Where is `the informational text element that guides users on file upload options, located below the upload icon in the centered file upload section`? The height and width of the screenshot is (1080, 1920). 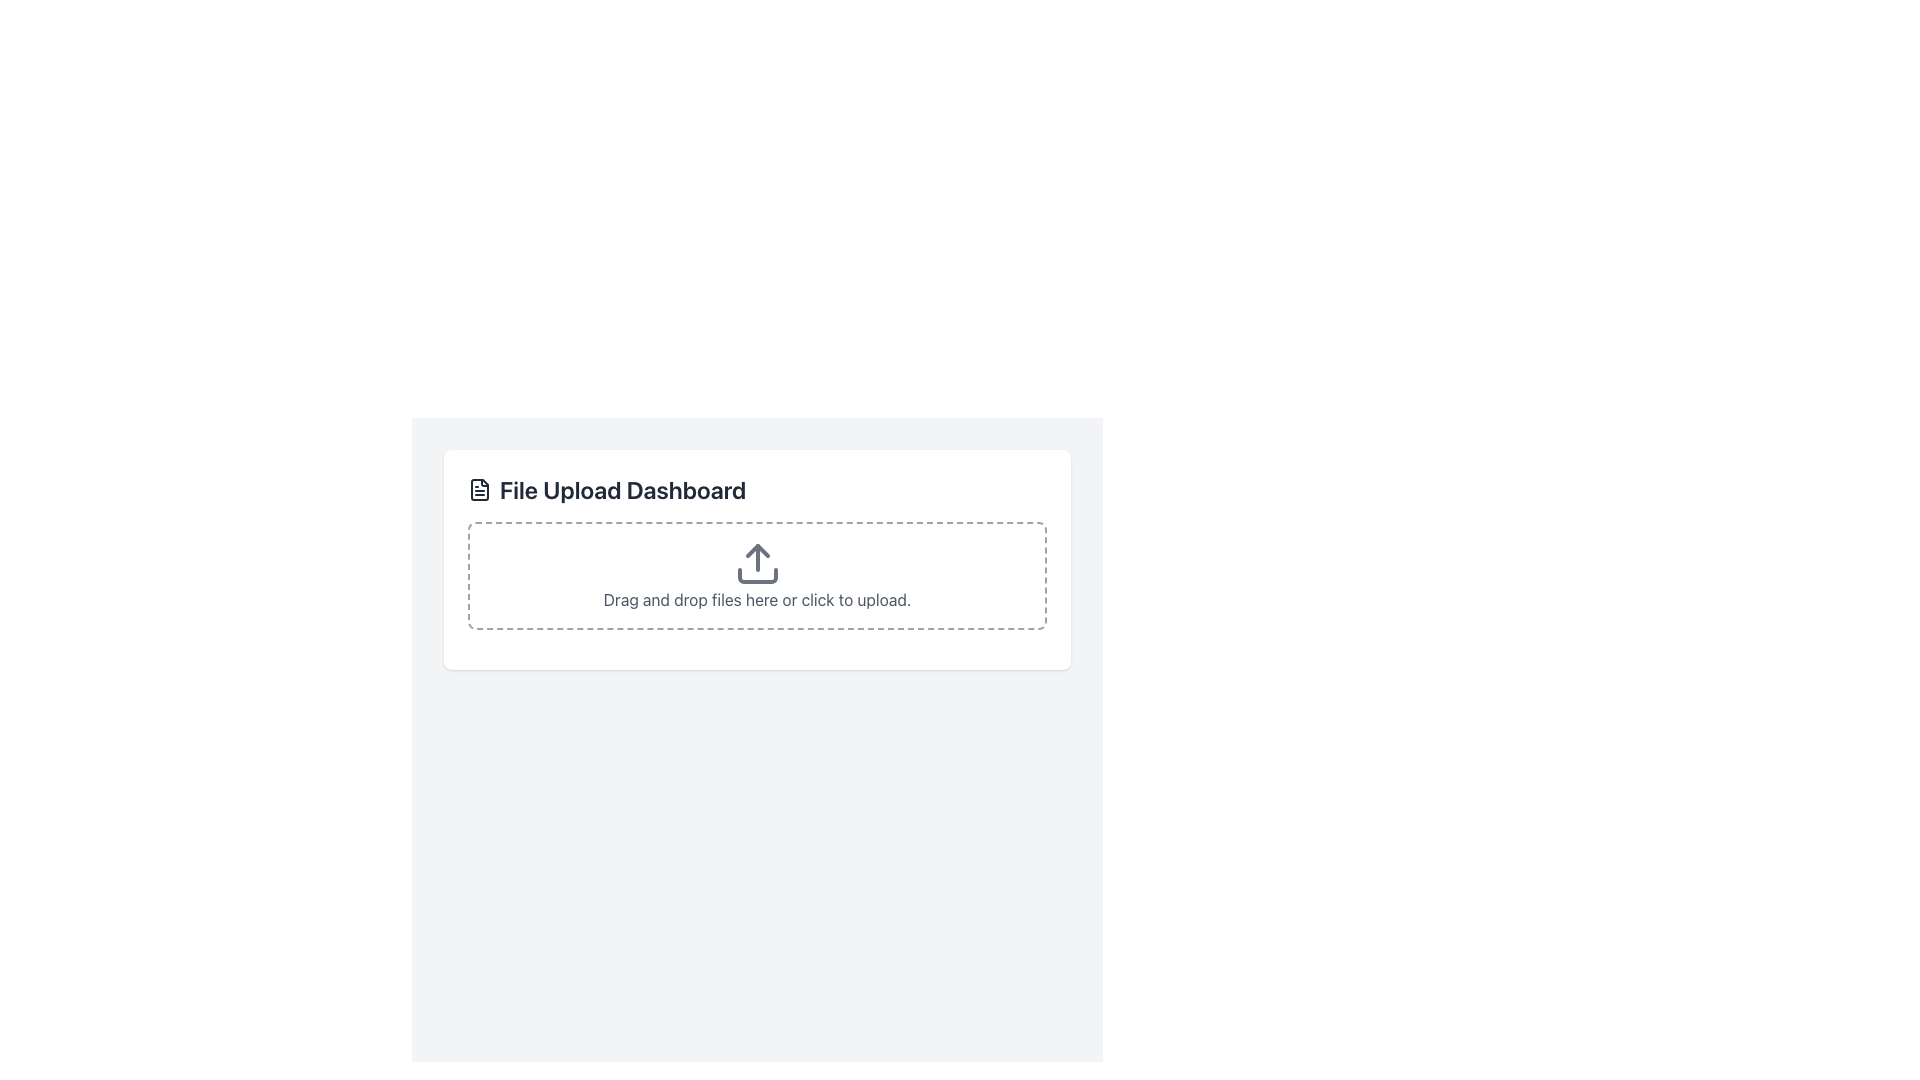
the informational text element that guides users on file upload options, located below the upload icon in the centered file upload section is located at coordinates (756, 599).